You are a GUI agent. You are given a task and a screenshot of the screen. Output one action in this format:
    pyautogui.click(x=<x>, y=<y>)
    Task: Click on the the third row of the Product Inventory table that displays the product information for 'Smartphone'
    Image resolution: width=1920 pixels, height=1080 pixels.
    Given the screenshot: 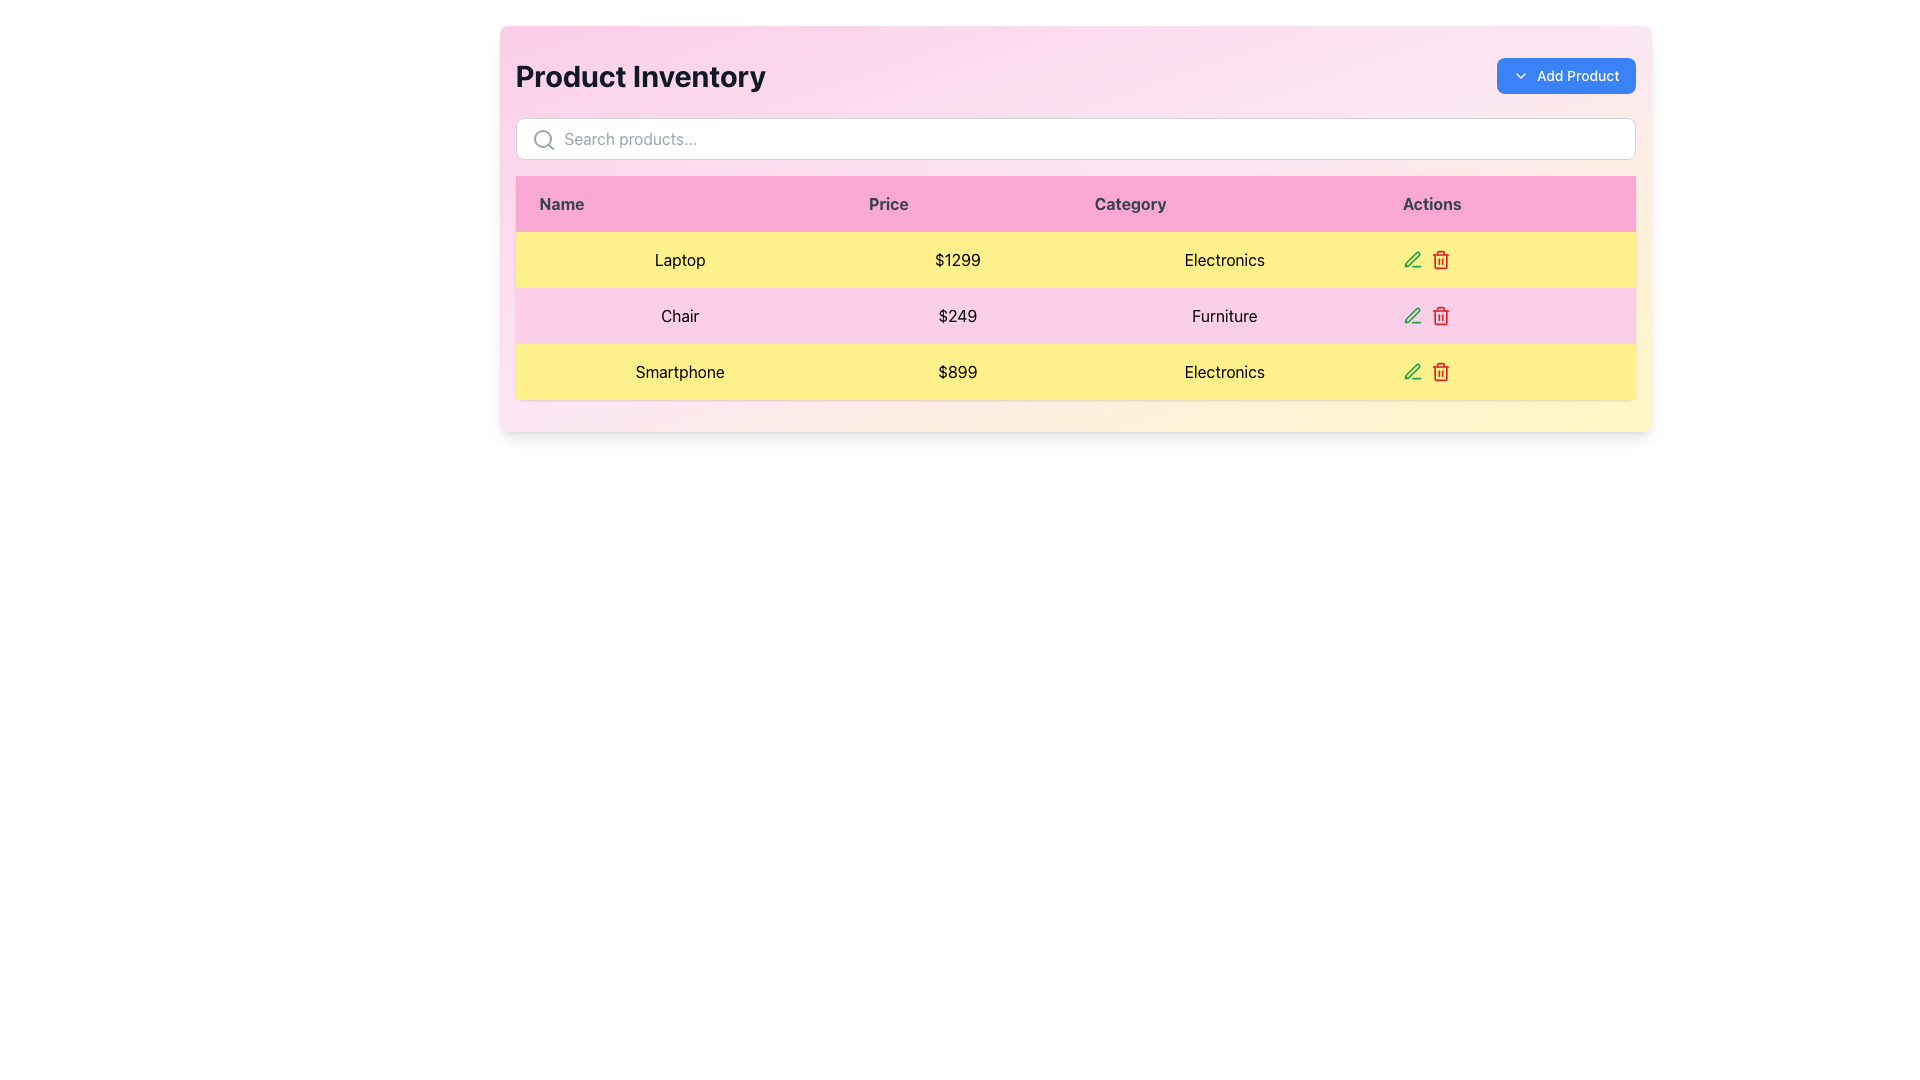 What is the action you would take?
    pyautogui.click(x=1074, y=371)
    